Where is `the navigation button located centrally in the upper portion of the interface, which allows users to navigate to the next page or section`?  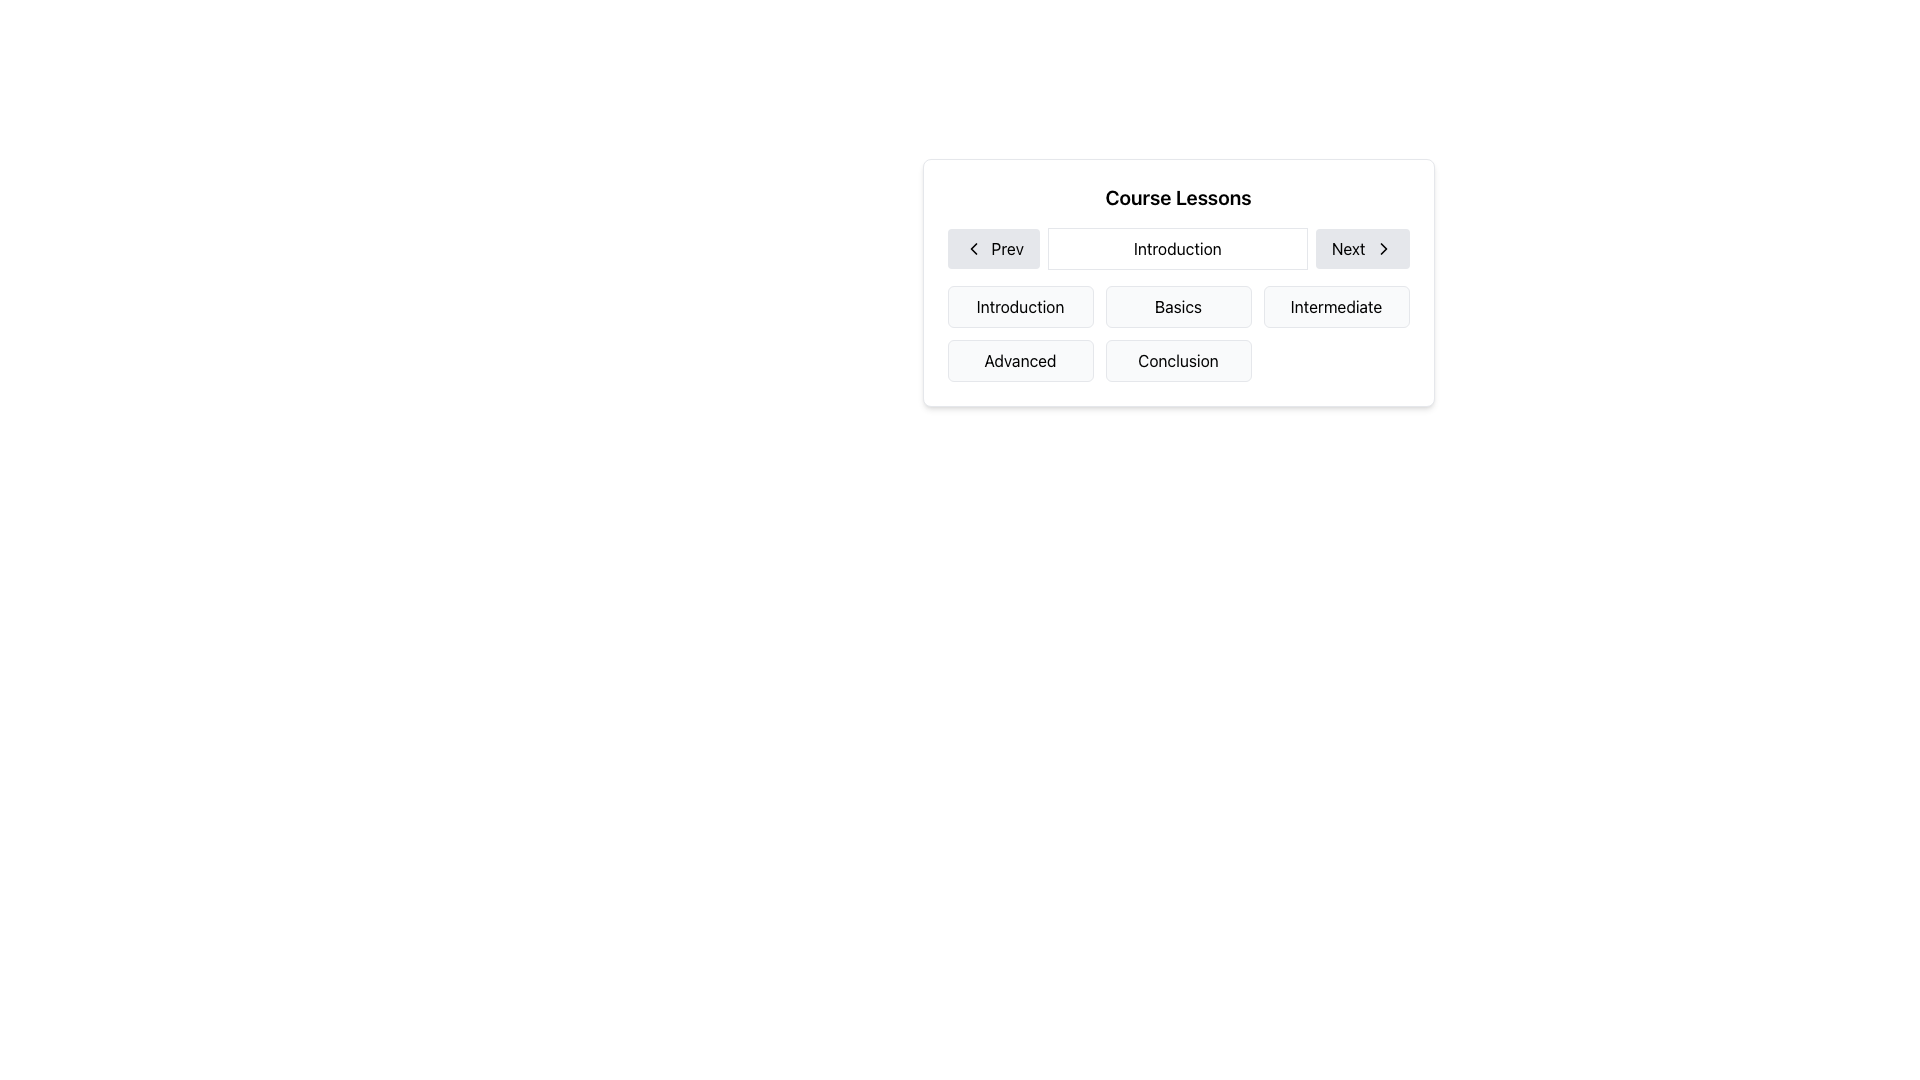
the navigation button located centrally in the upper portion of the interface, which allows users to navigate to the next page or section is located at coordinates (1361, 248).